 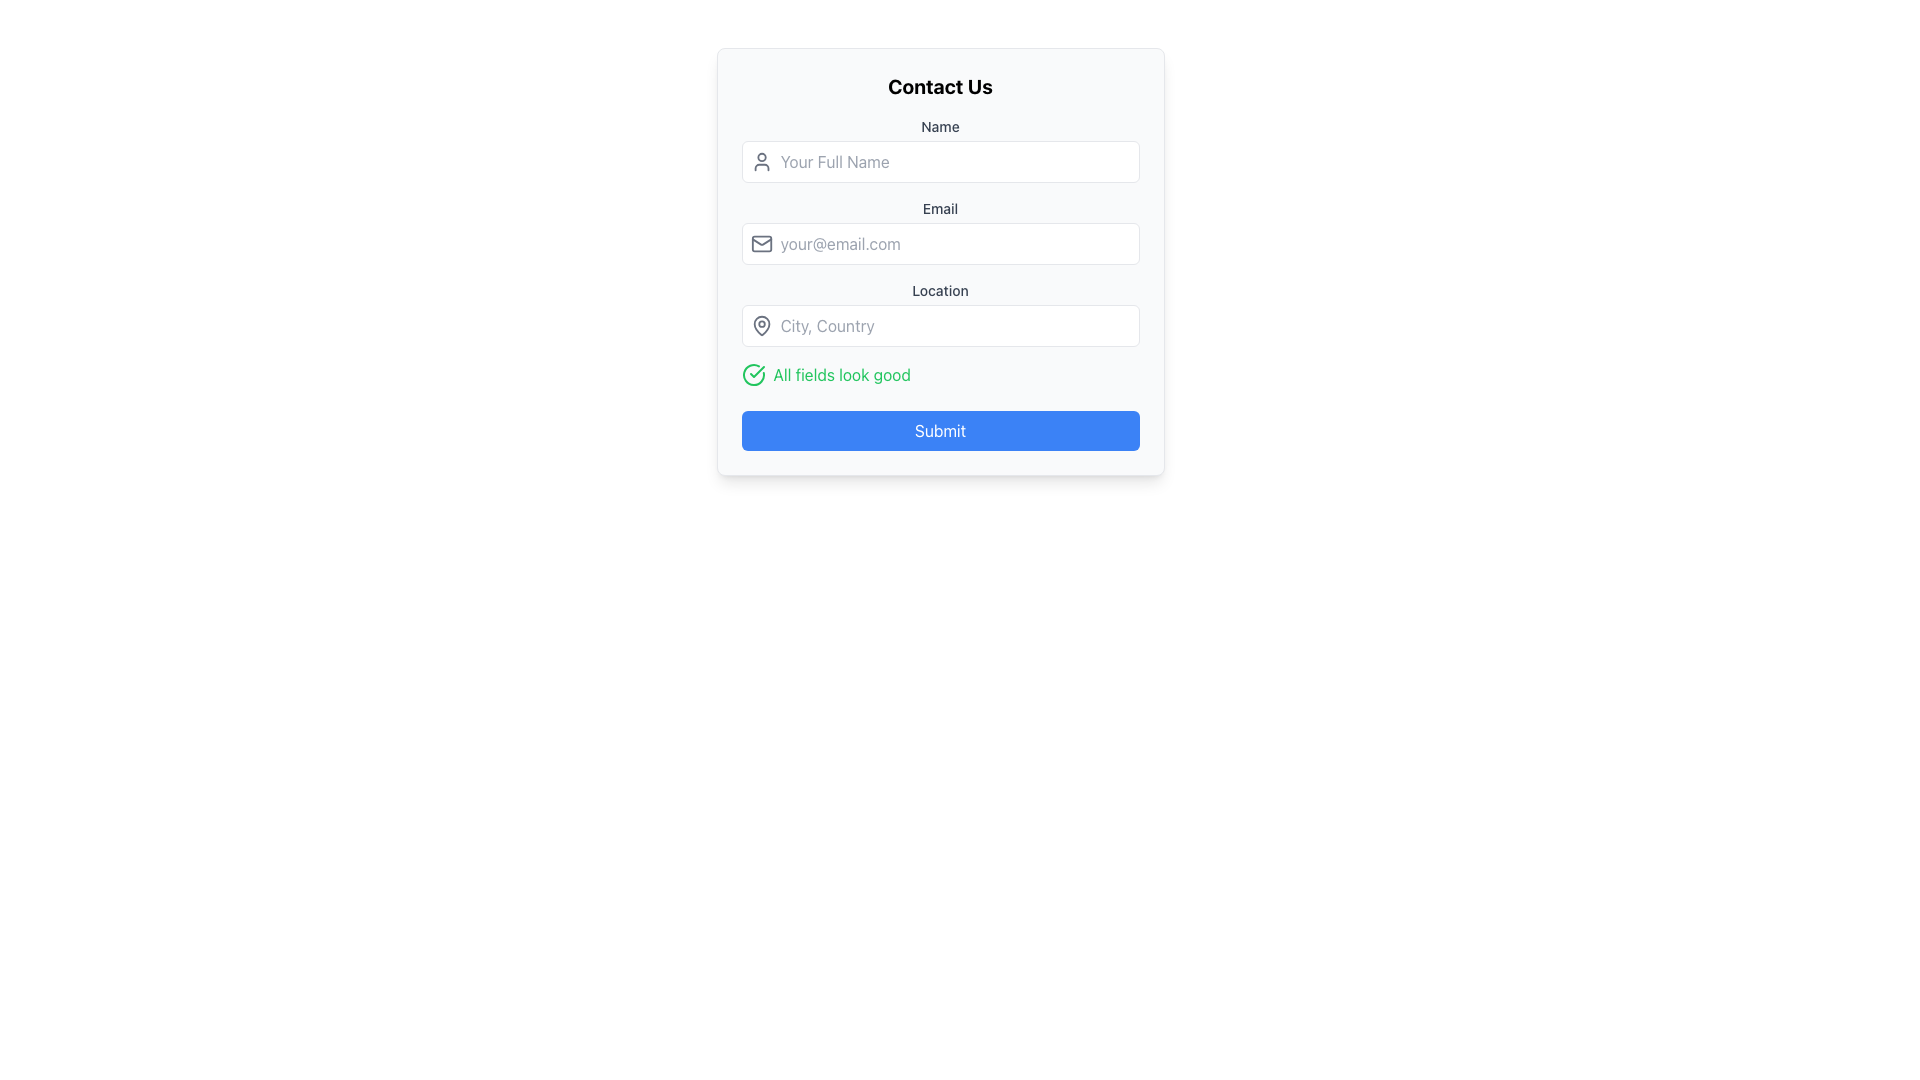 What do you see at coordinates (939, 86) in the screenshot?
I see `text heading 'Contact Us' which is a large, bold title centered above the form fields in the interface` at bounding box center [939, 86].